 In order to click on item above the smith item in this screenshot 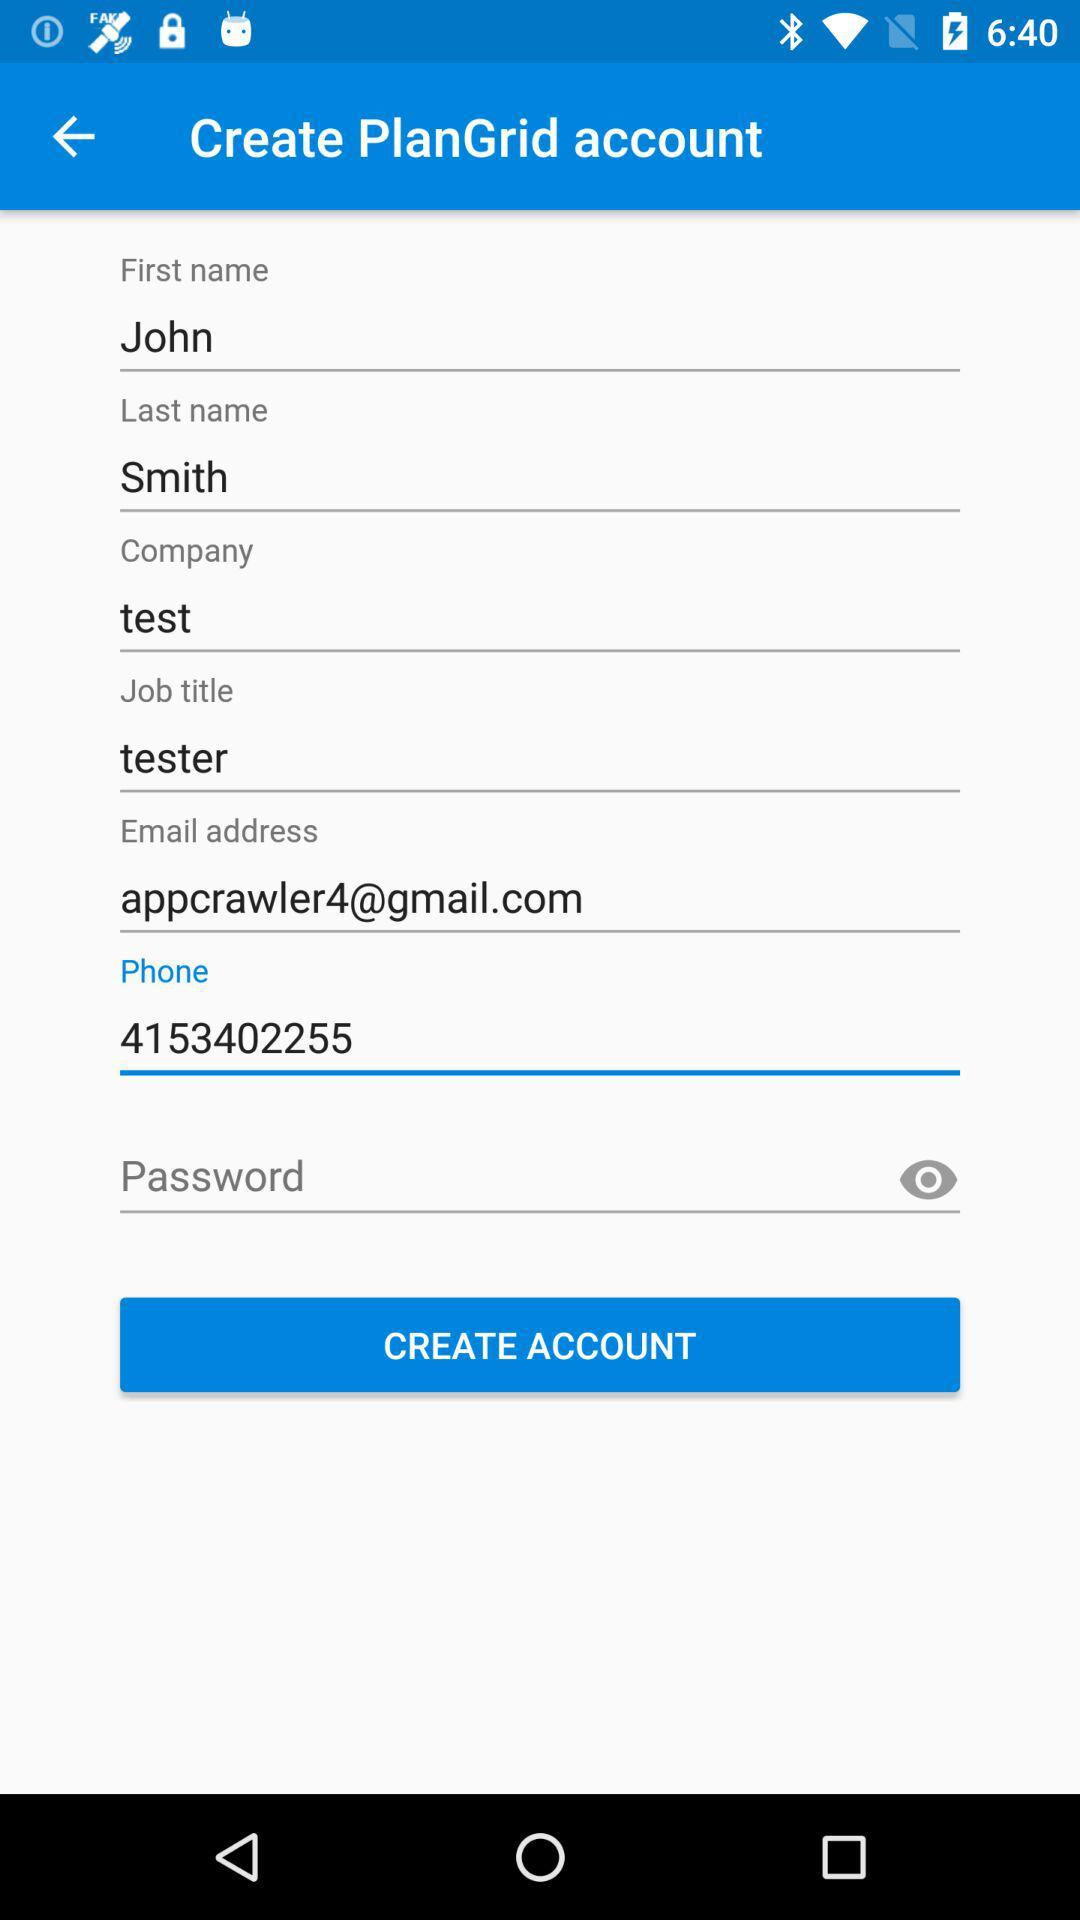, I will do `click(540, 336)`.